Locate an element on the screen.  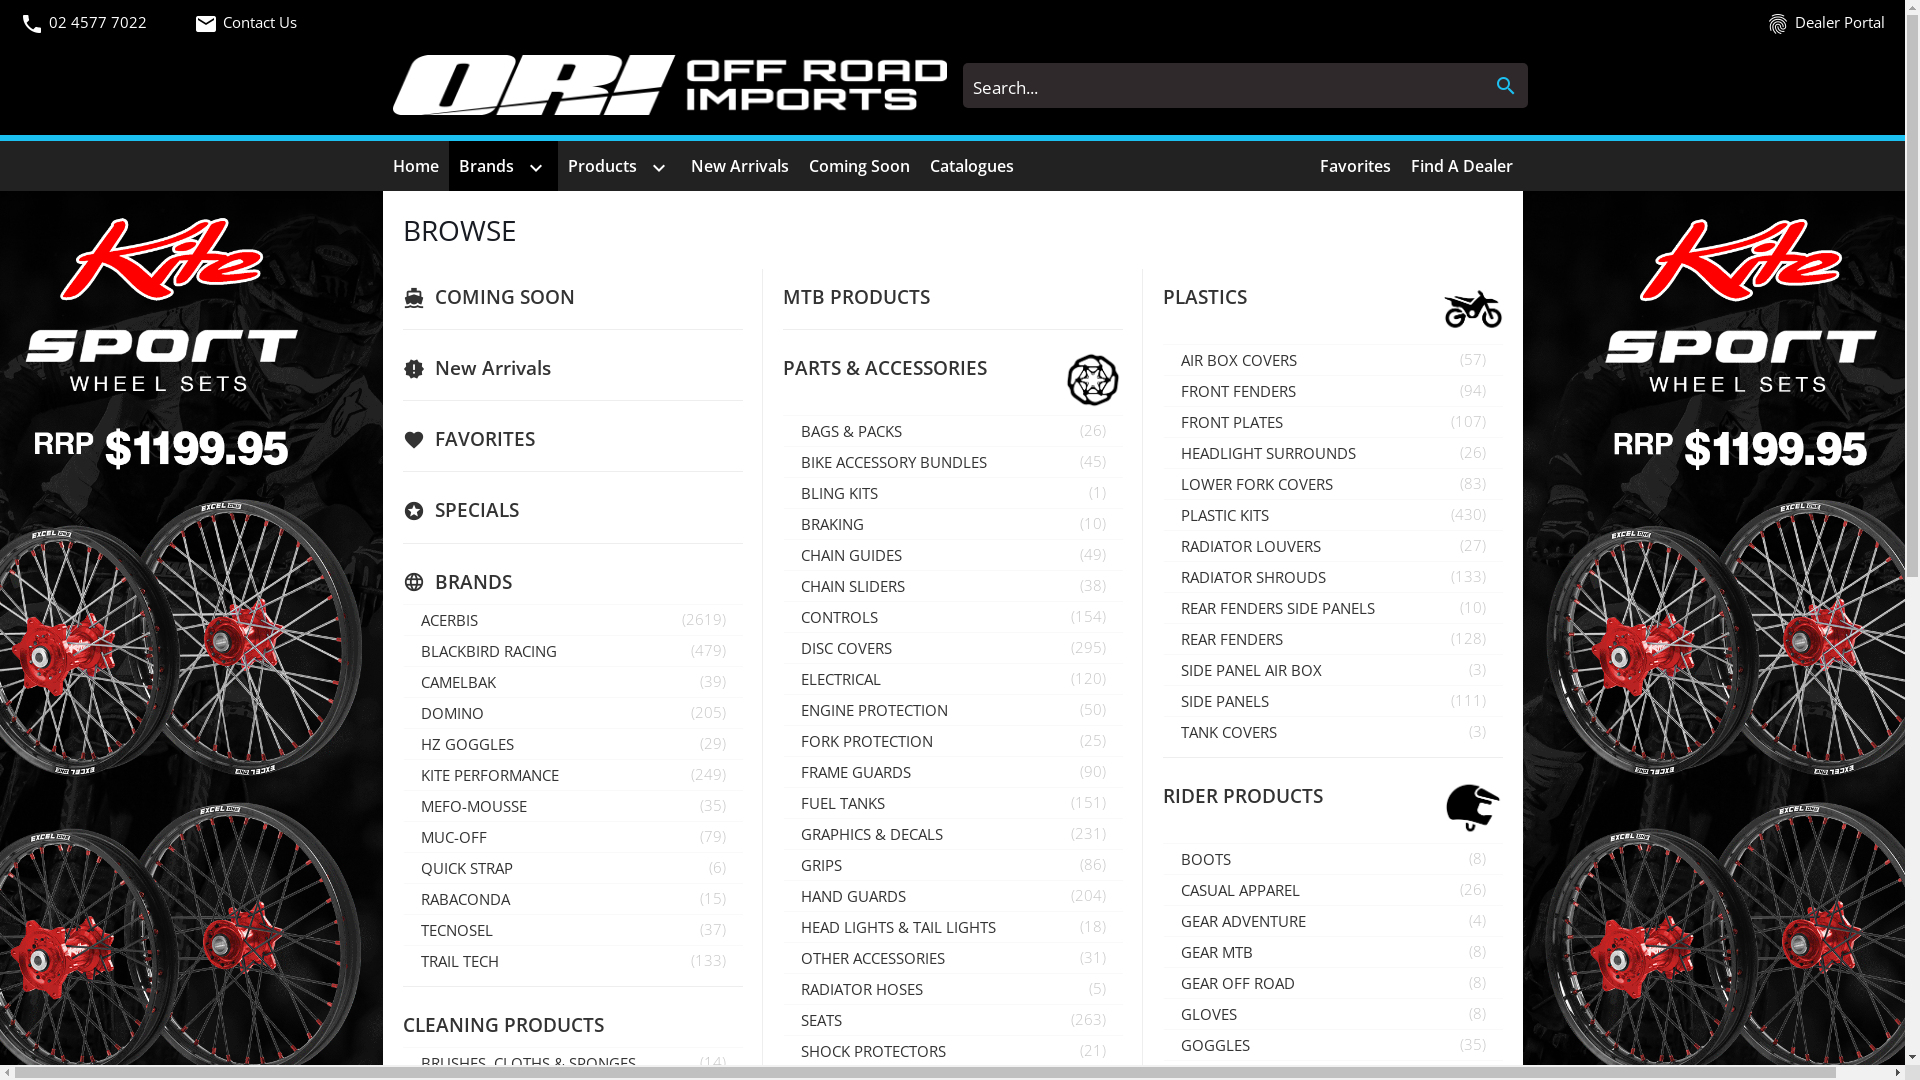
'Home' is located at coordinates (413, 164).